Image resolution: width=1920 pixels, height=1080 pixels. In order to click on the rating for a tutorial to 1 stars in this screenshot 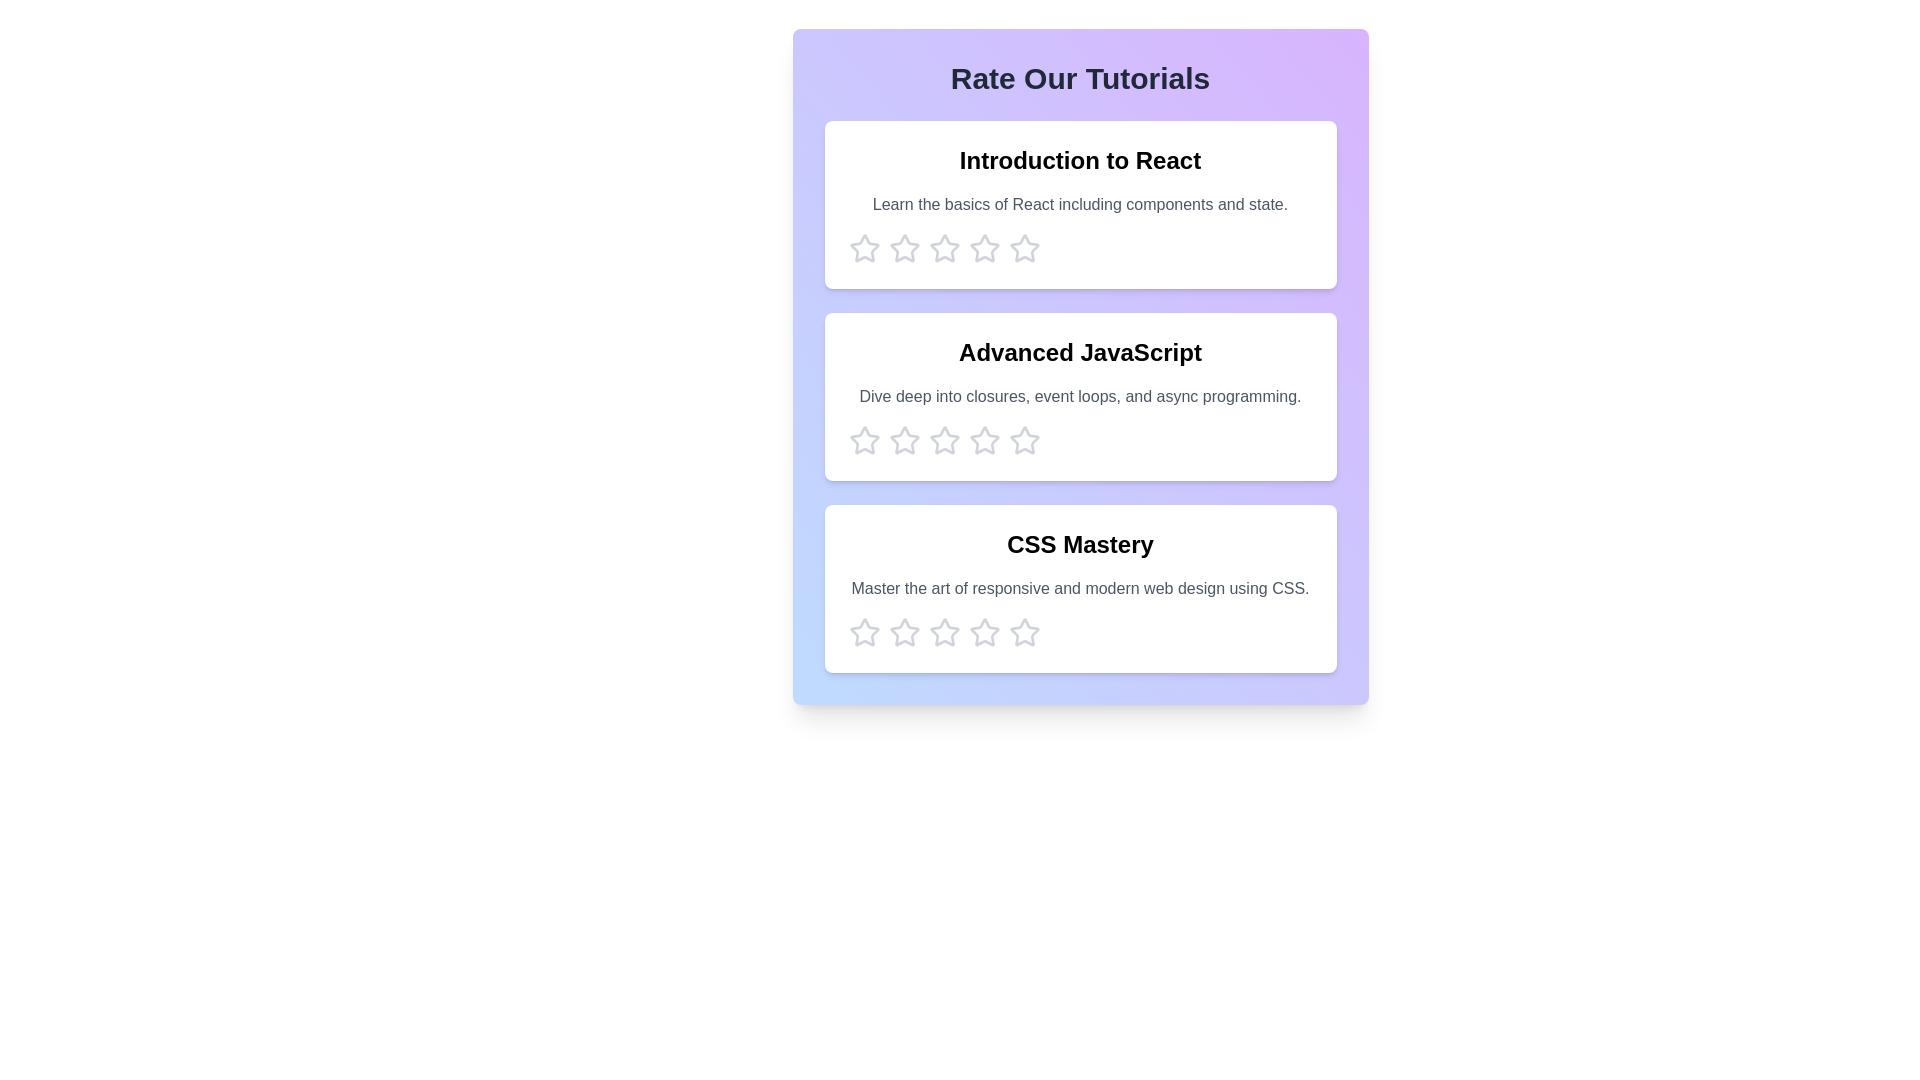, I will do `click(864, 248)`.